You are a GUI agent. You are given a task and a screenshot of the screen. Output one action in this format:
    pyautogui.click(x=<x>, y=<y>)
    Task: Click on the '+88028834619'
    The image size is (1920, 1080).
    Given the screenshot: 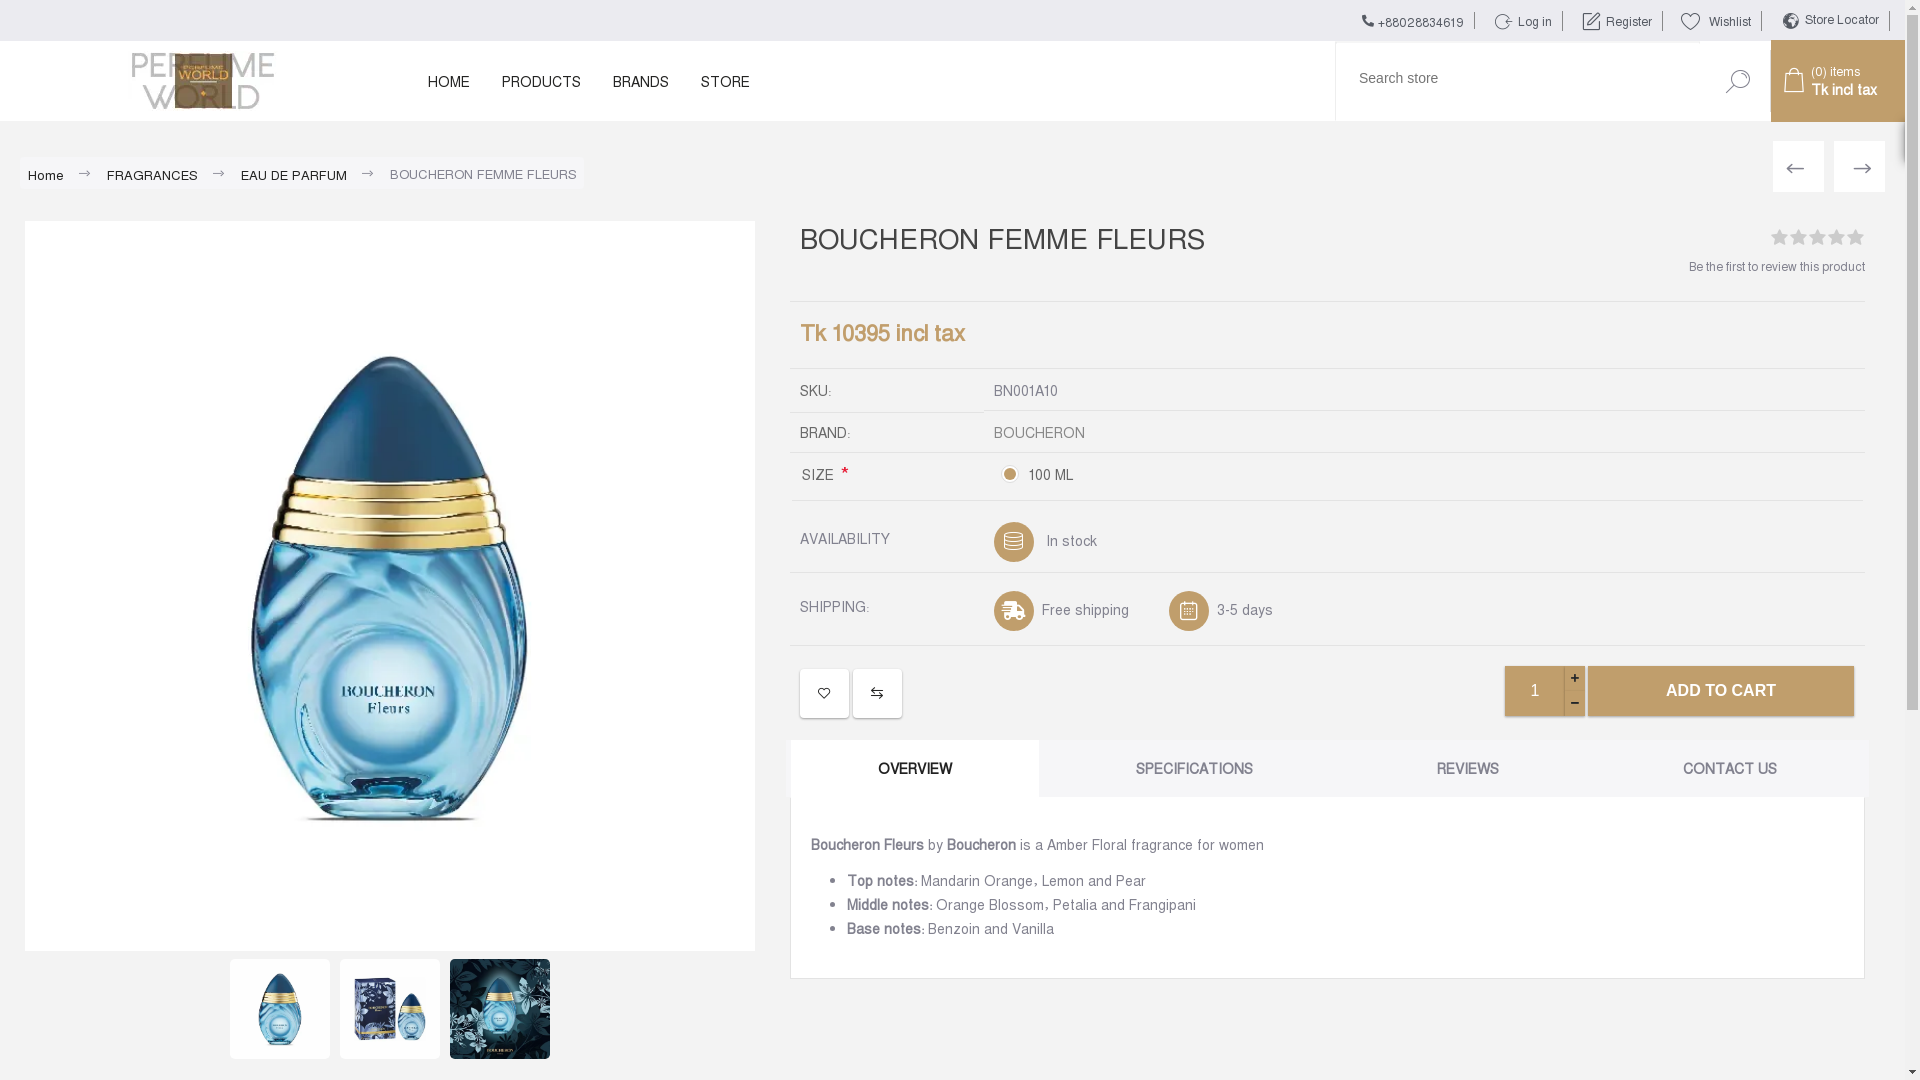 What is the action you would take?
    pyautogui.click(x=1411, y=19)
    